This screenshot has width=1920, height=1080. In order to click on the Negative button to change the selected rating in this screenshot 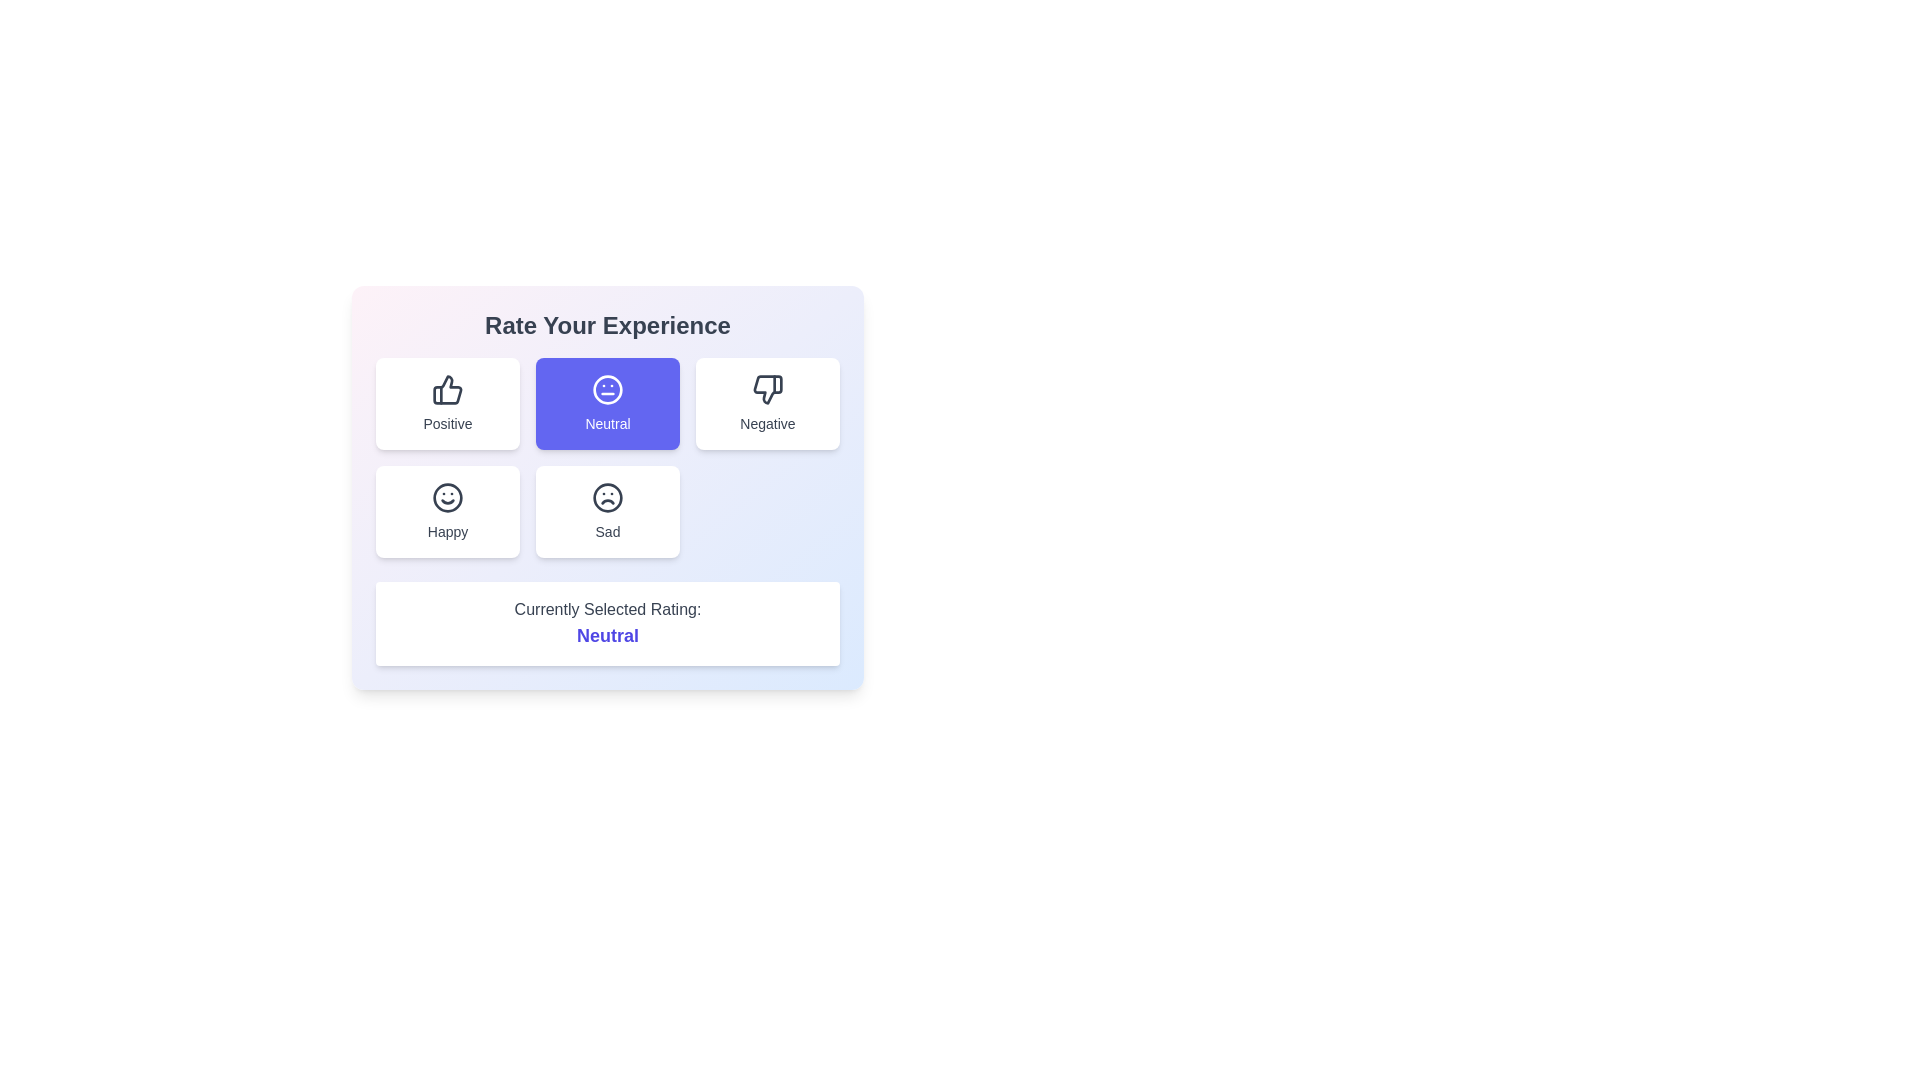, I will do `click(767, 404)`.